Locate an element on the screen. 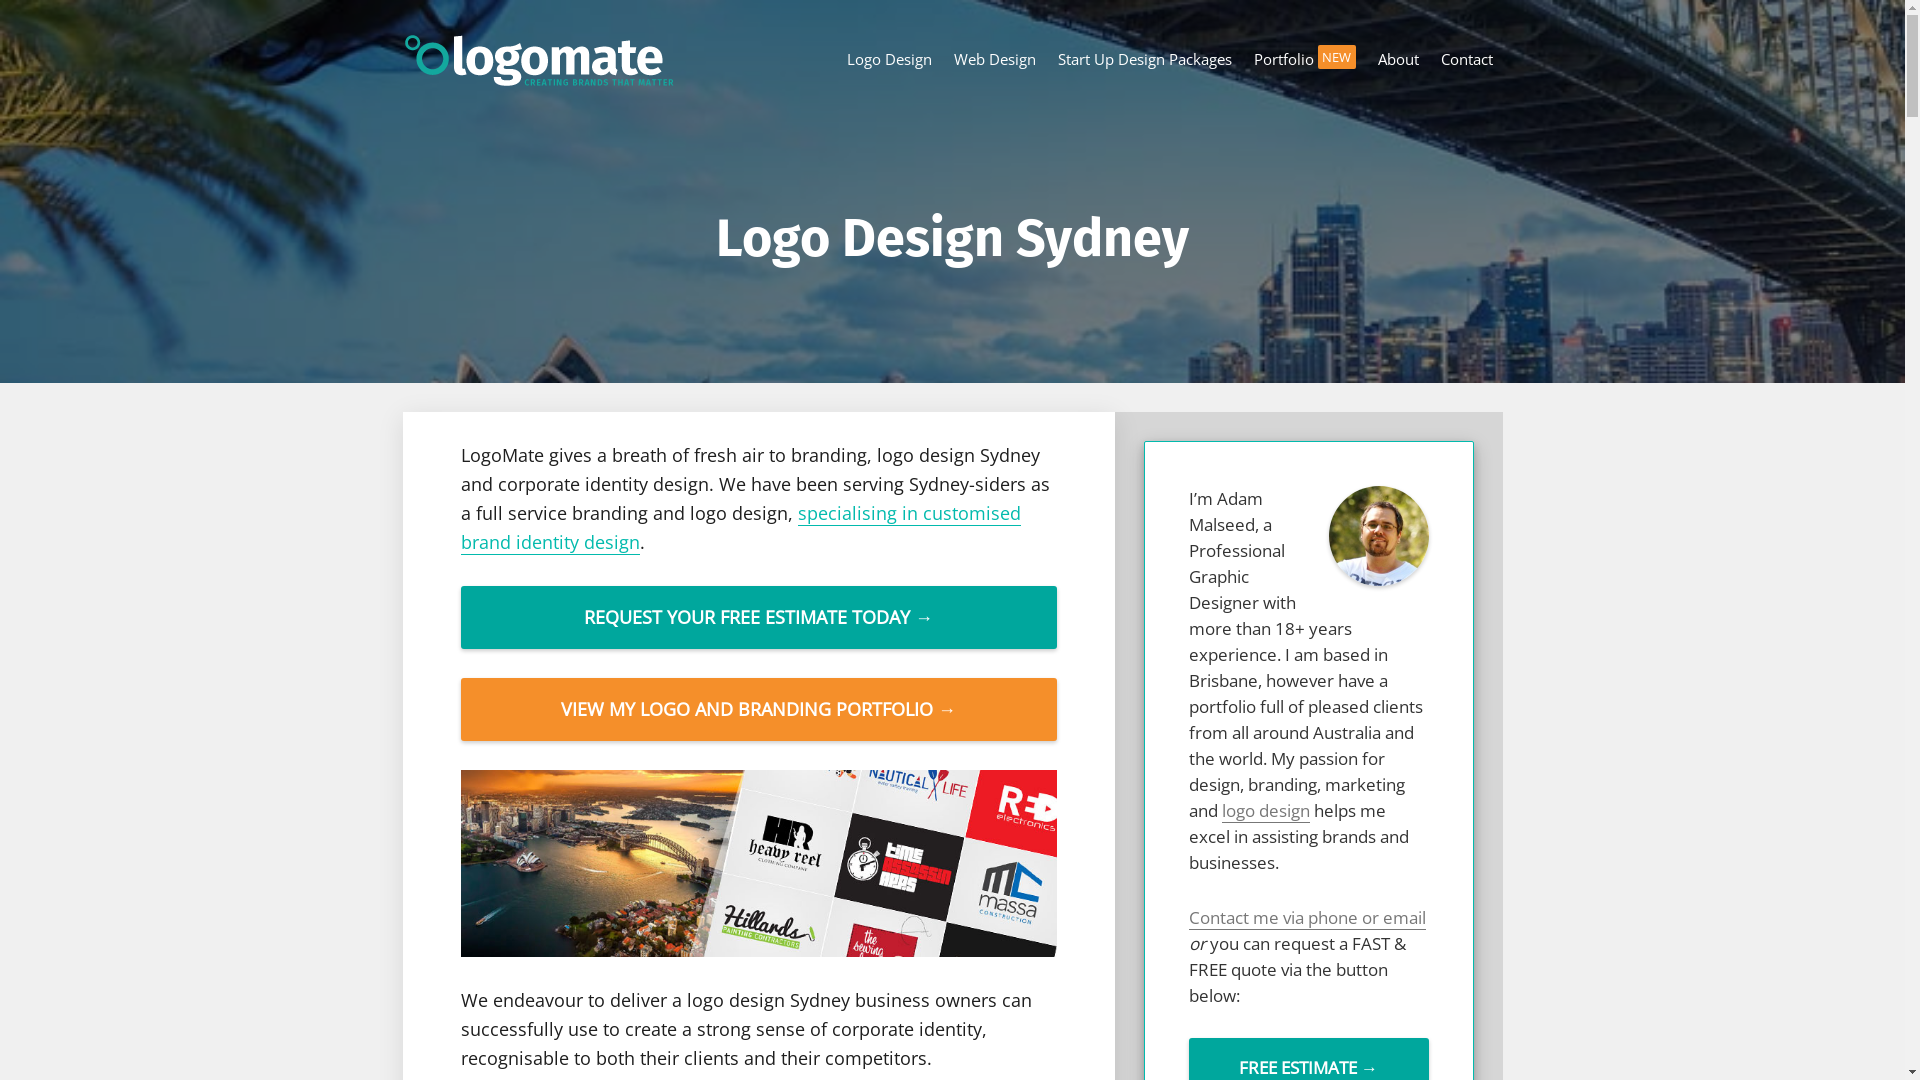  'logo design' is located at coordinates (1265, 810).